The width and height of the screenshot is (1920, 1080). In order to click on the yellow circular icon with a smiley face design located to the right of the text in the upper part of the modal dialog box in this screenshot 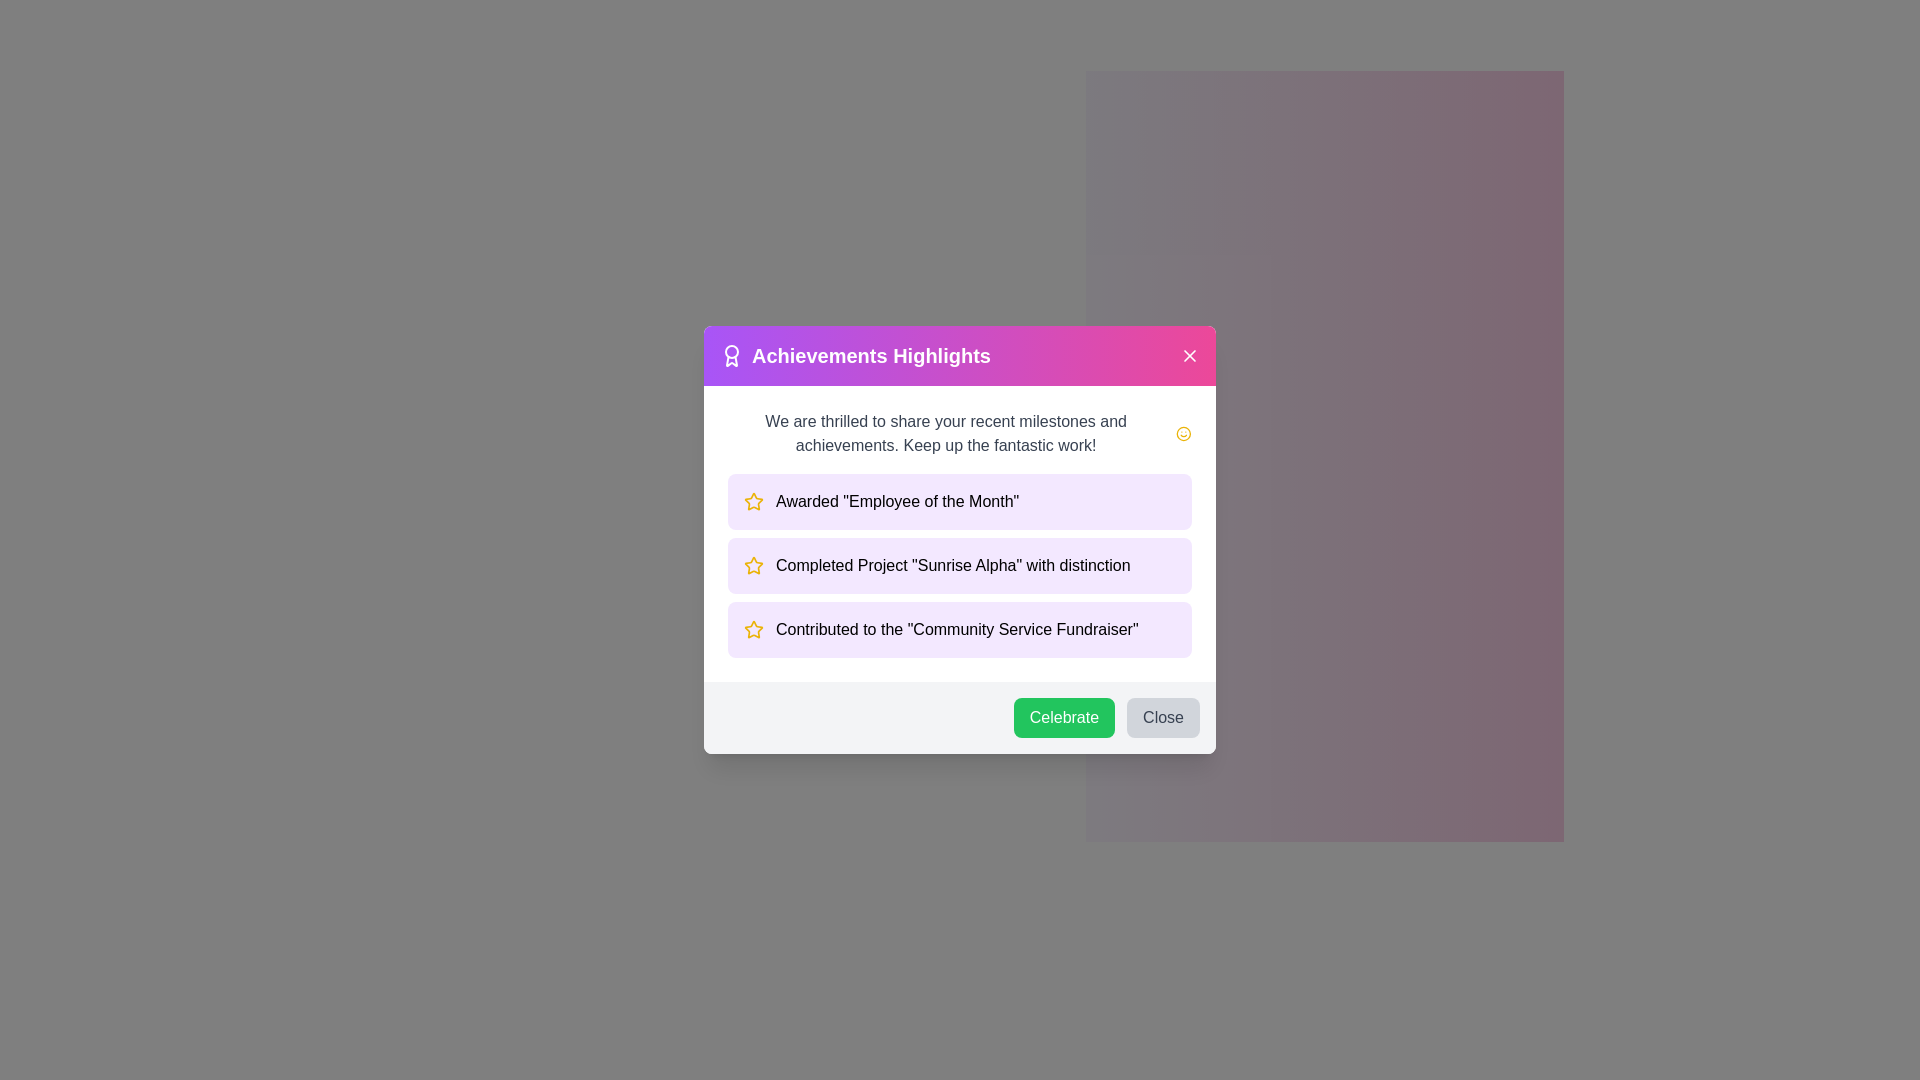, I will do `click(1184, 433)`.